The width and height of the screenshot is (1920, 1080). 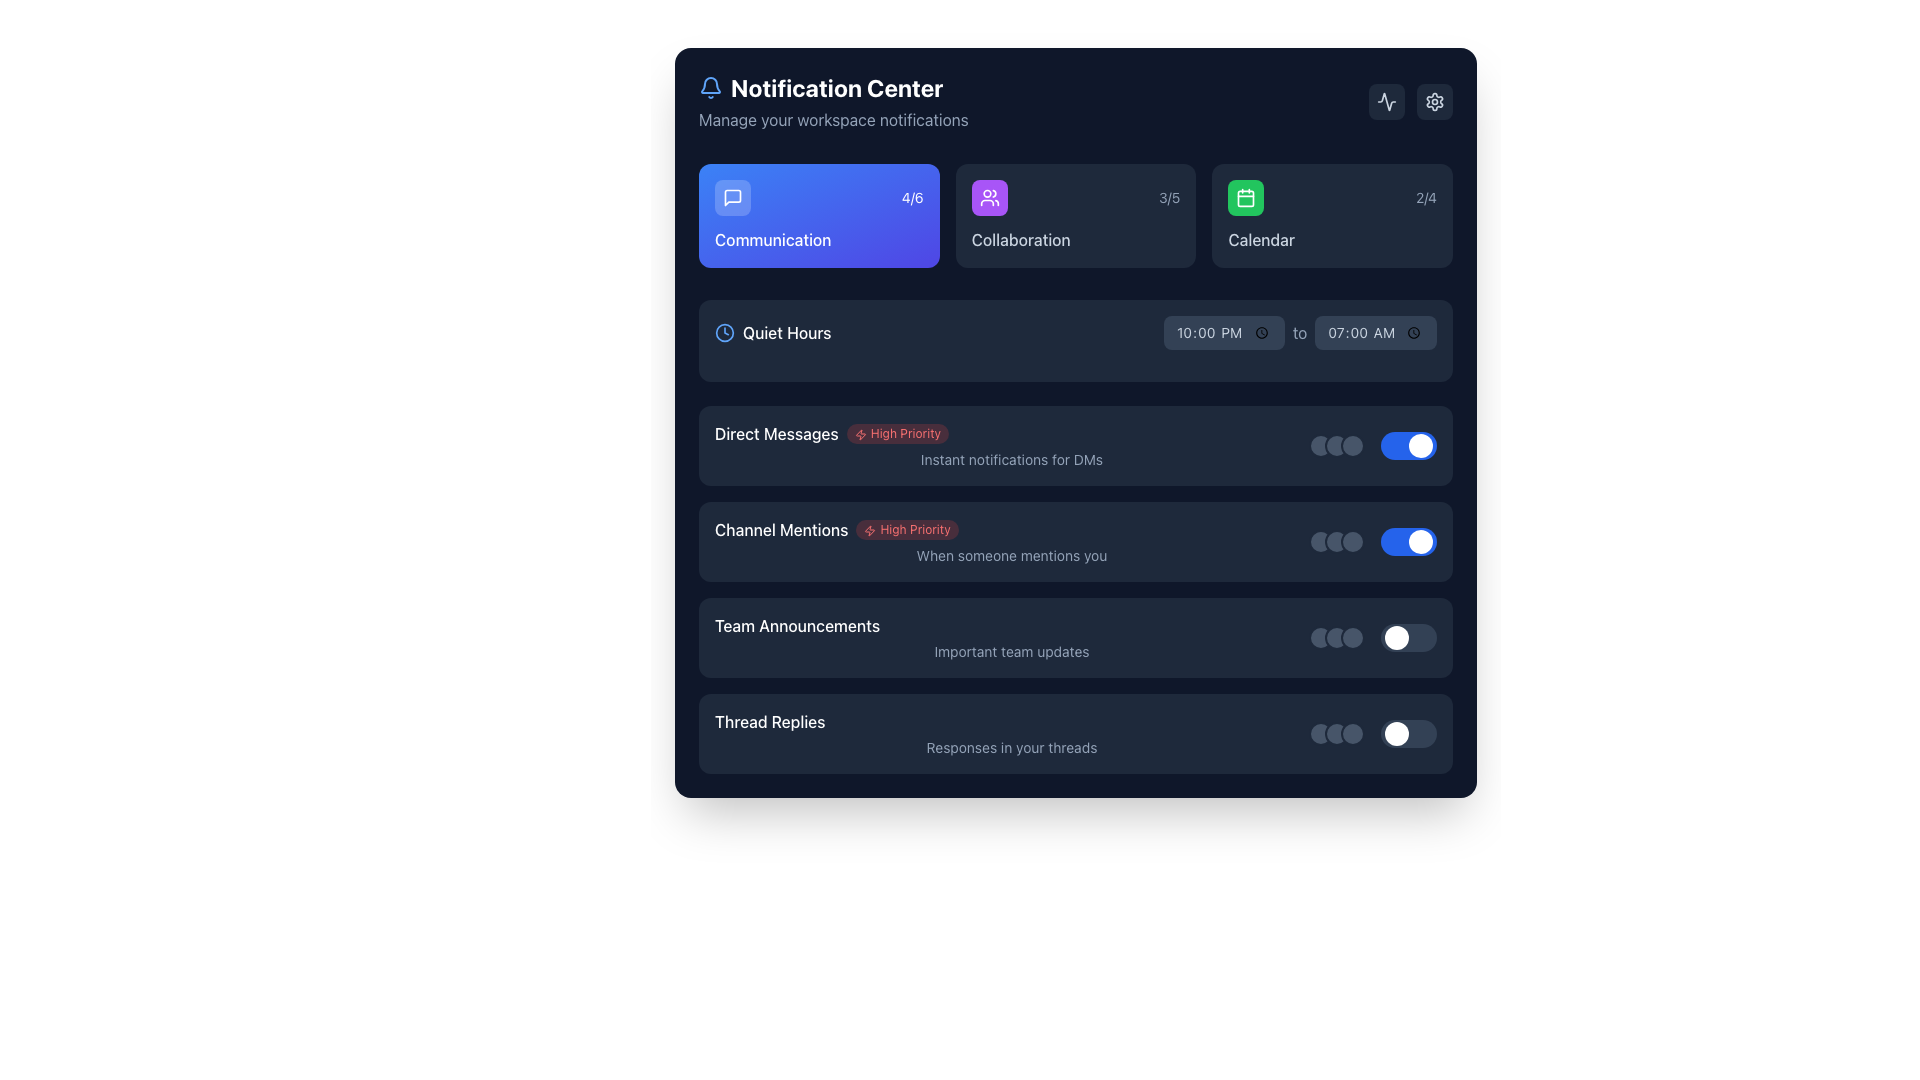 I want to click on information from the notification card for direct messages, which is the first element in the list with a toggle switch, so click(x=1074, y=445).